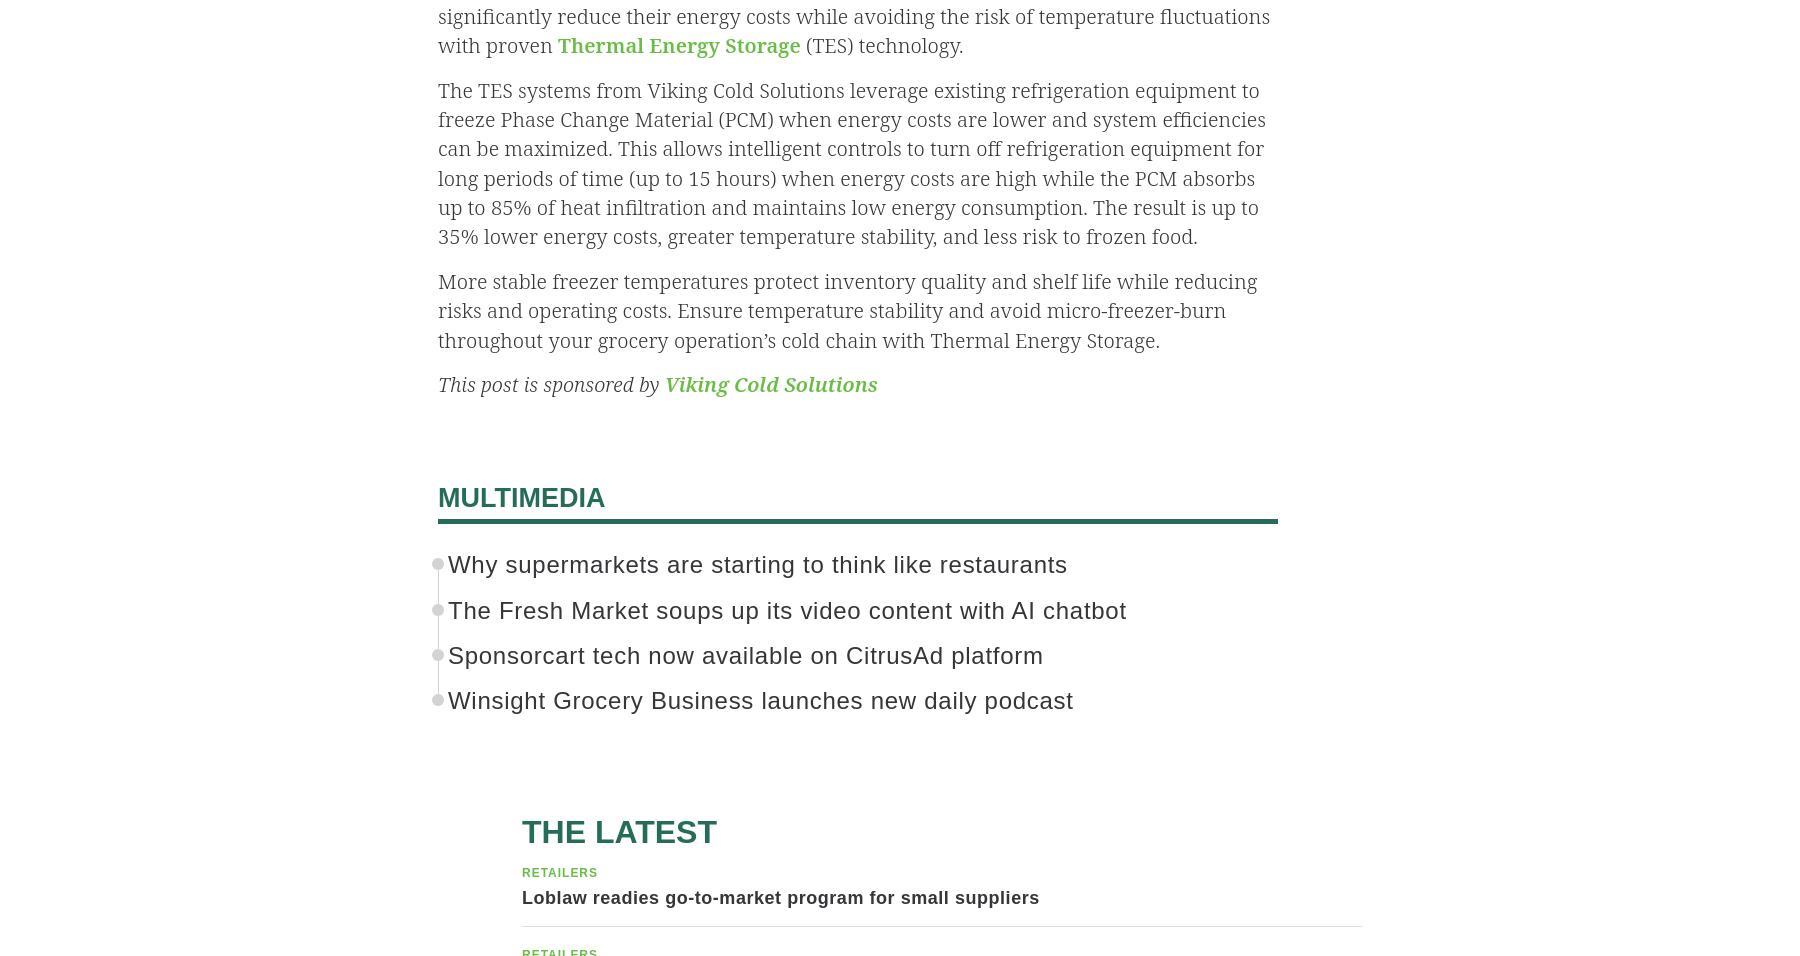 This screenshot has width=1800, height=956. What do you see at coordinates (881, 44) in the screenshot?
I see `'(TES) technology.'` at bounding box center [881, 44].